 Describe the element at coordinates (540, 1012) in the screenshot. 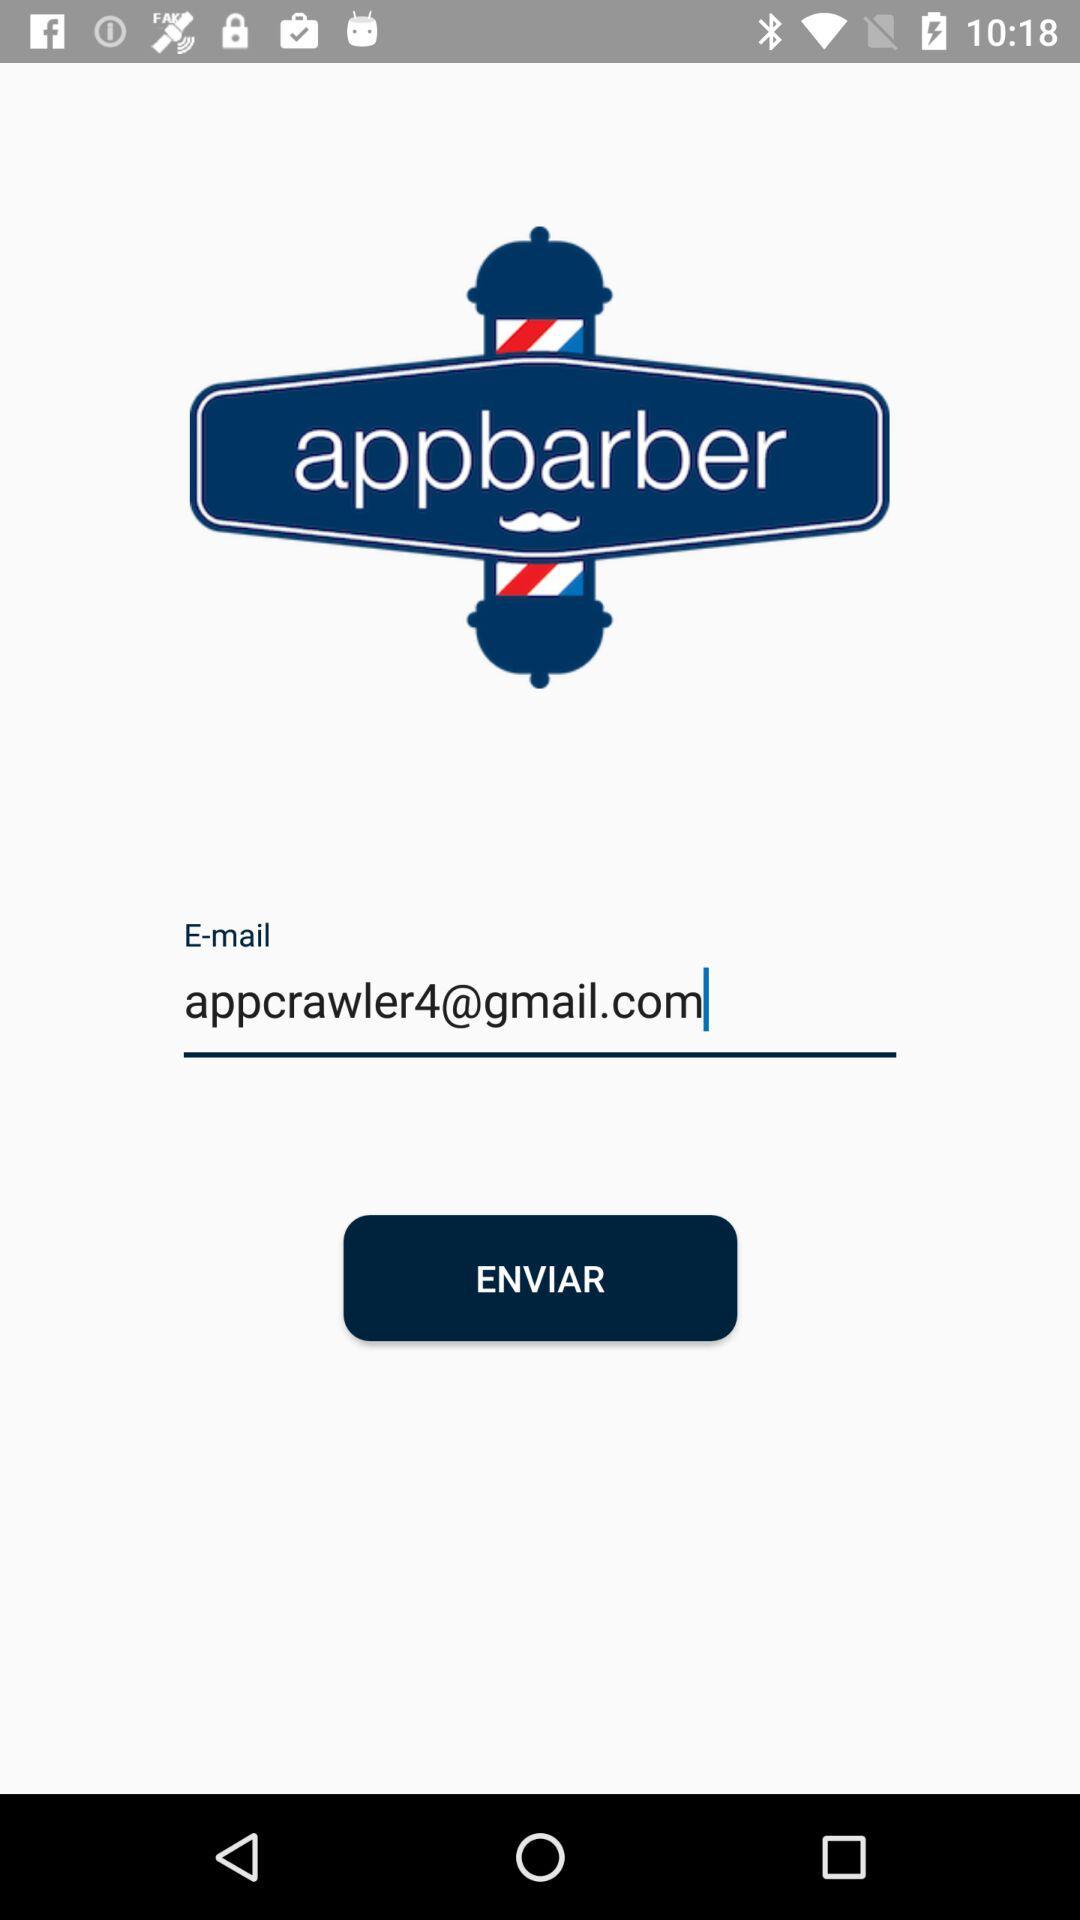

I see `the appcrawler4@gmail.com item` at that location.